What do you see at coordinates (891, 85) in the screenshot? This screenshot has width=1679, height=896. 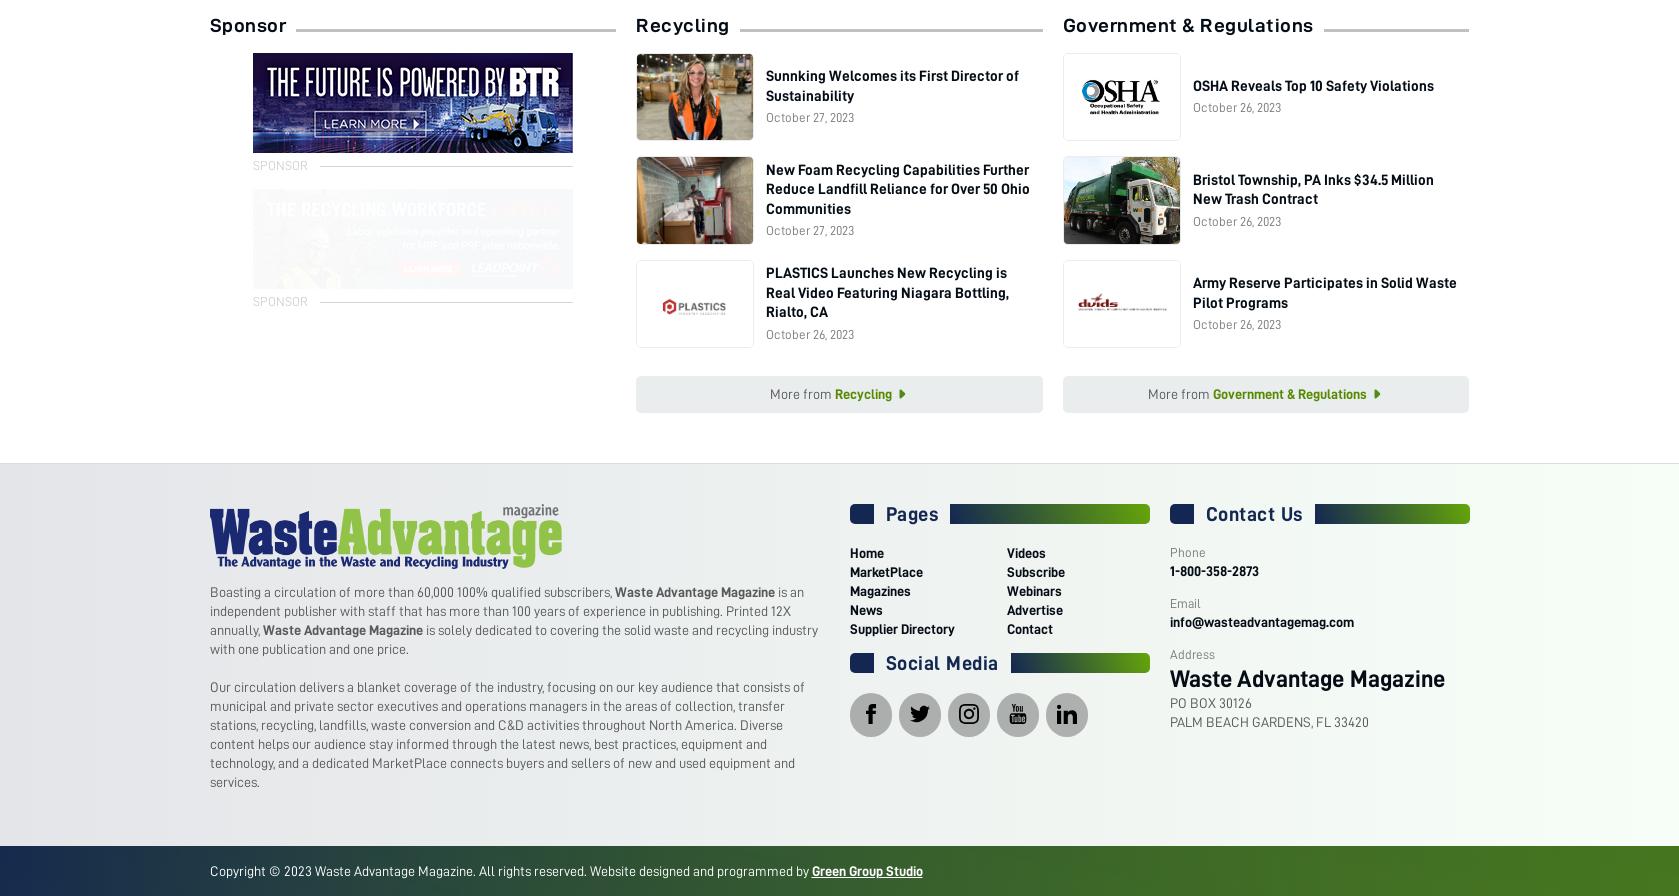 I see `'Sunnking Welcomes its First Director of Sustainability'` at bounding box center [891, 85].